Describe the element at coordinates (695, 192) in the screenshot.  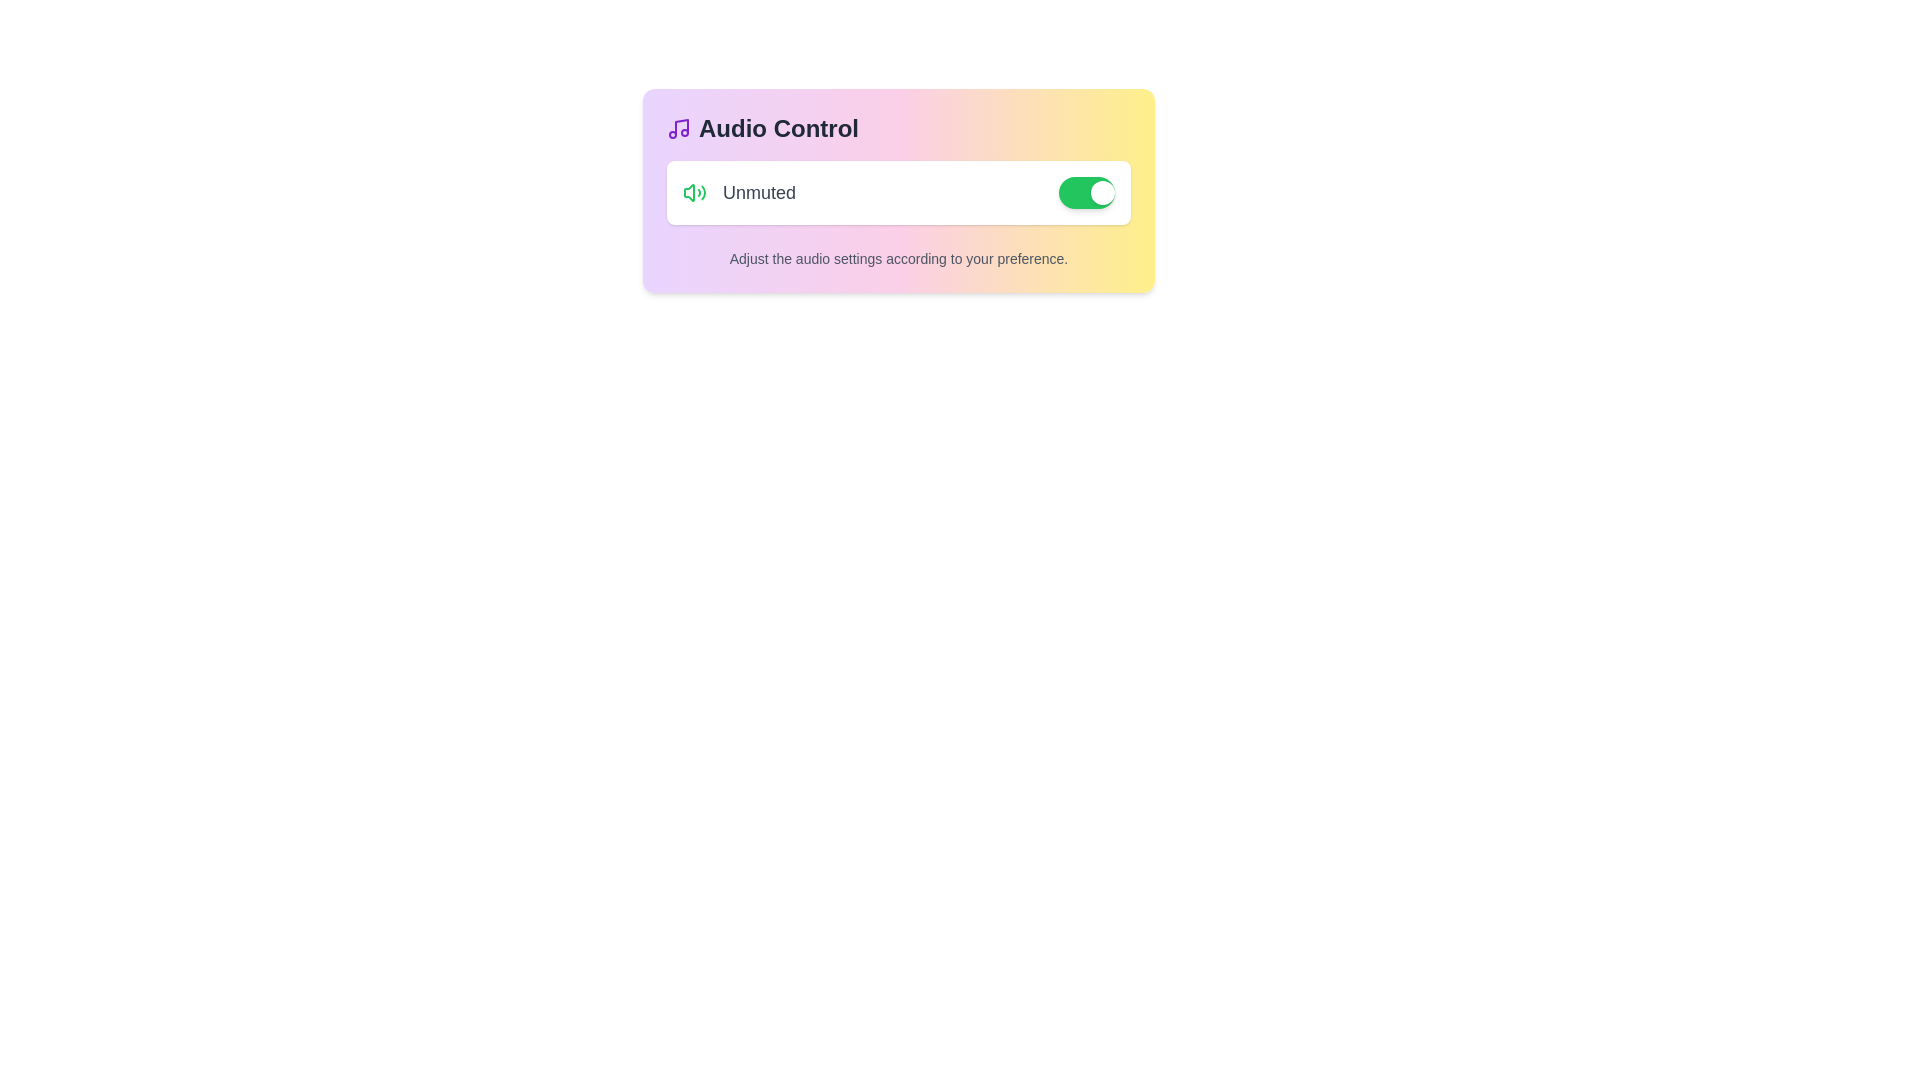
I see `the green speaker icon that represents the unmuted audio status, which is positioned to the left of the 'Unmuted' text label` at that location.